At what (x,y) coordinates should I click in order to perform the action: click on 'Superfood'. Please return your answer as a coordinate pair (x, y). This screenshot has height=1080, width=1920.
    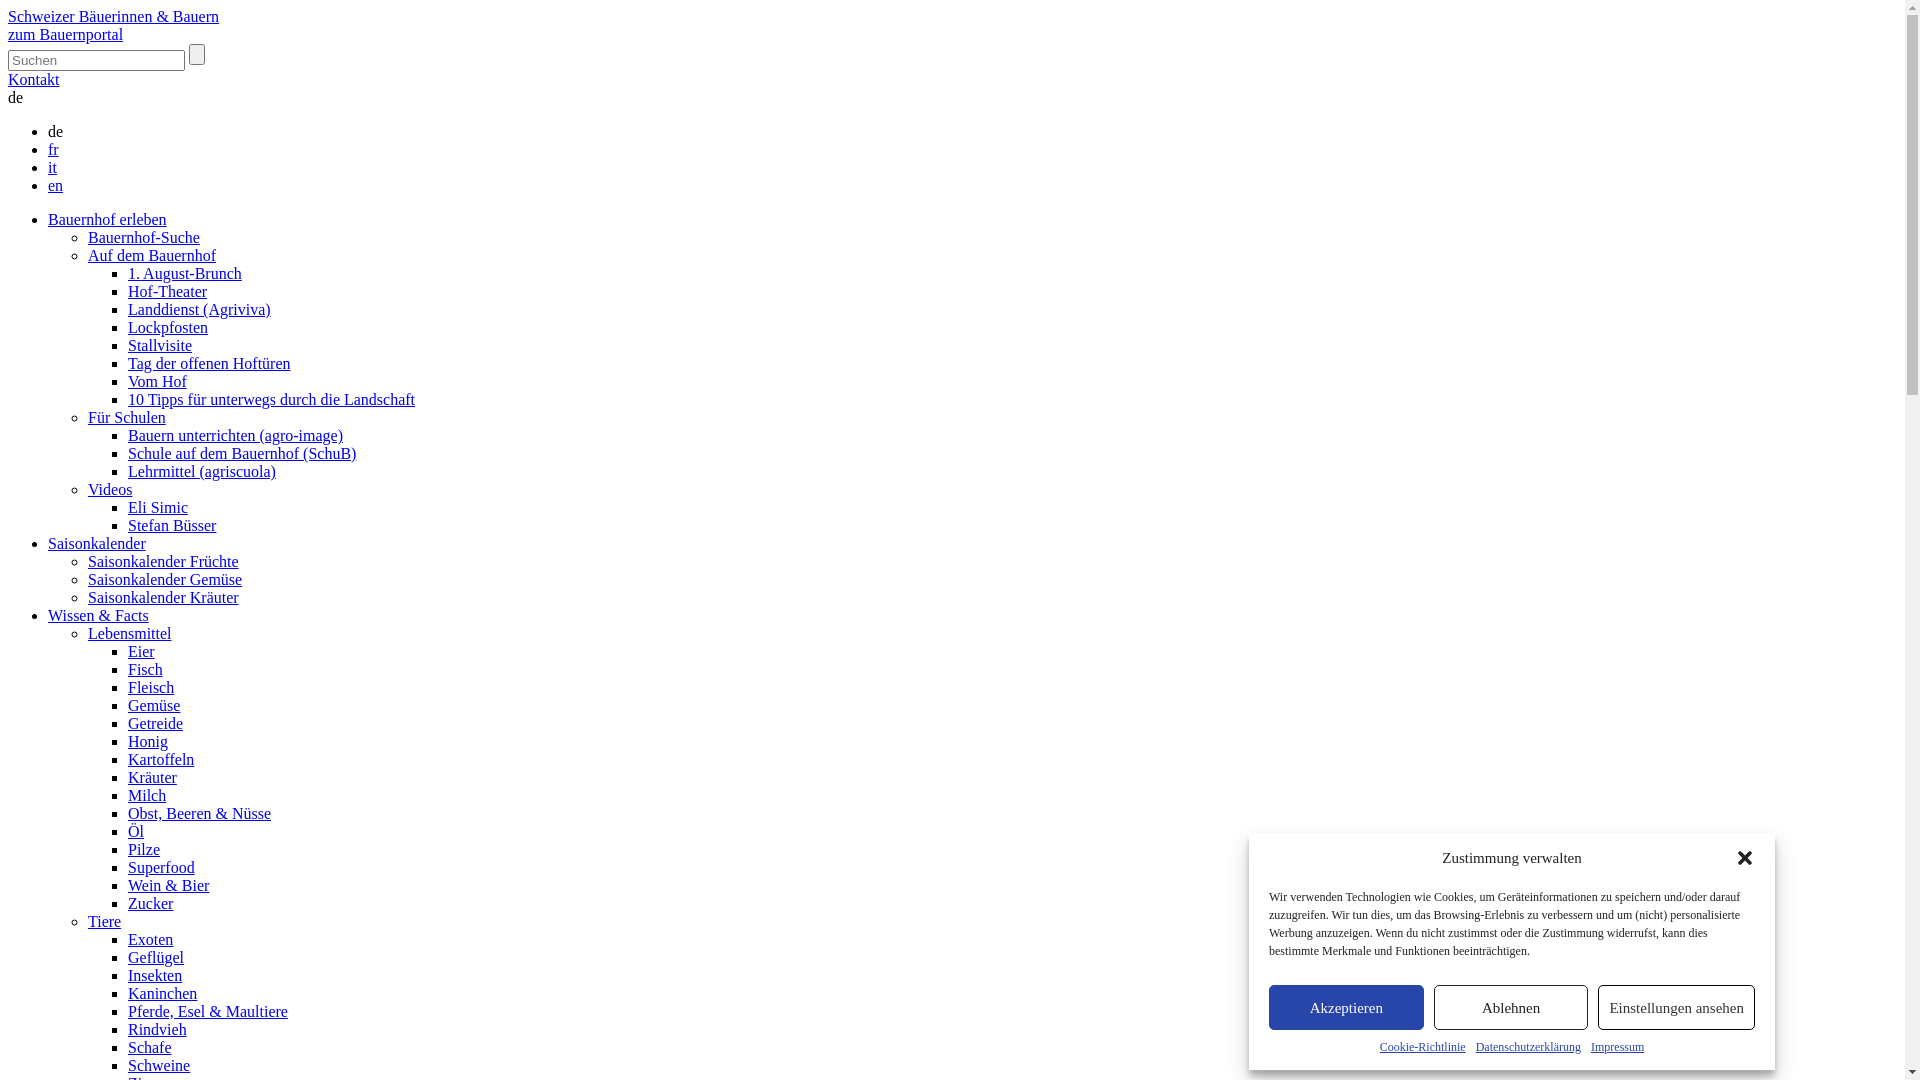
    Looking at the image, I should click on (161, 866).